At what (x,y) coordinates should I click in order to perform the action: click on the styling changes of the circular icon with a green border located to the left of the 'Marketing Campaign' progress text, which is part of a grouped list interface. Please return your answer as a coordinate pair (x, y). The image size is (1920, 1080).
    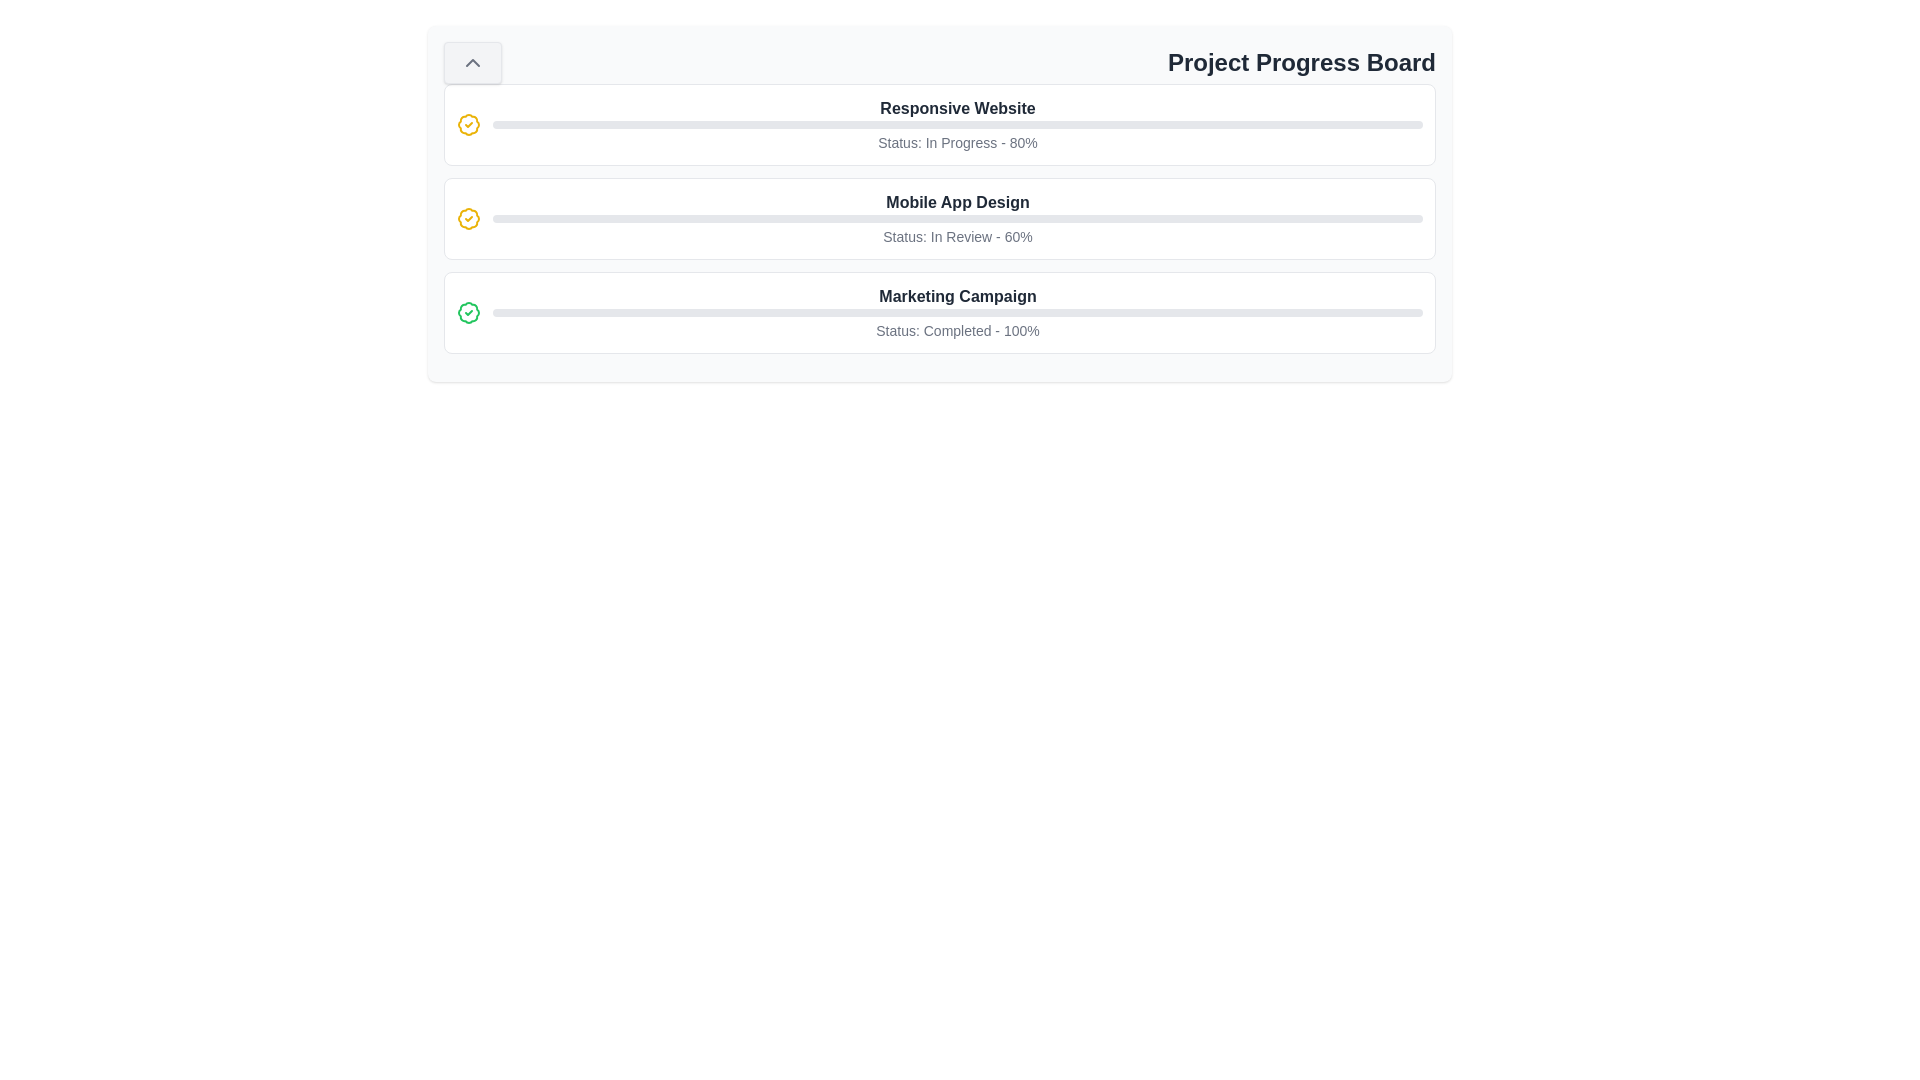
    Looking at the image, I should click on (468, 312).